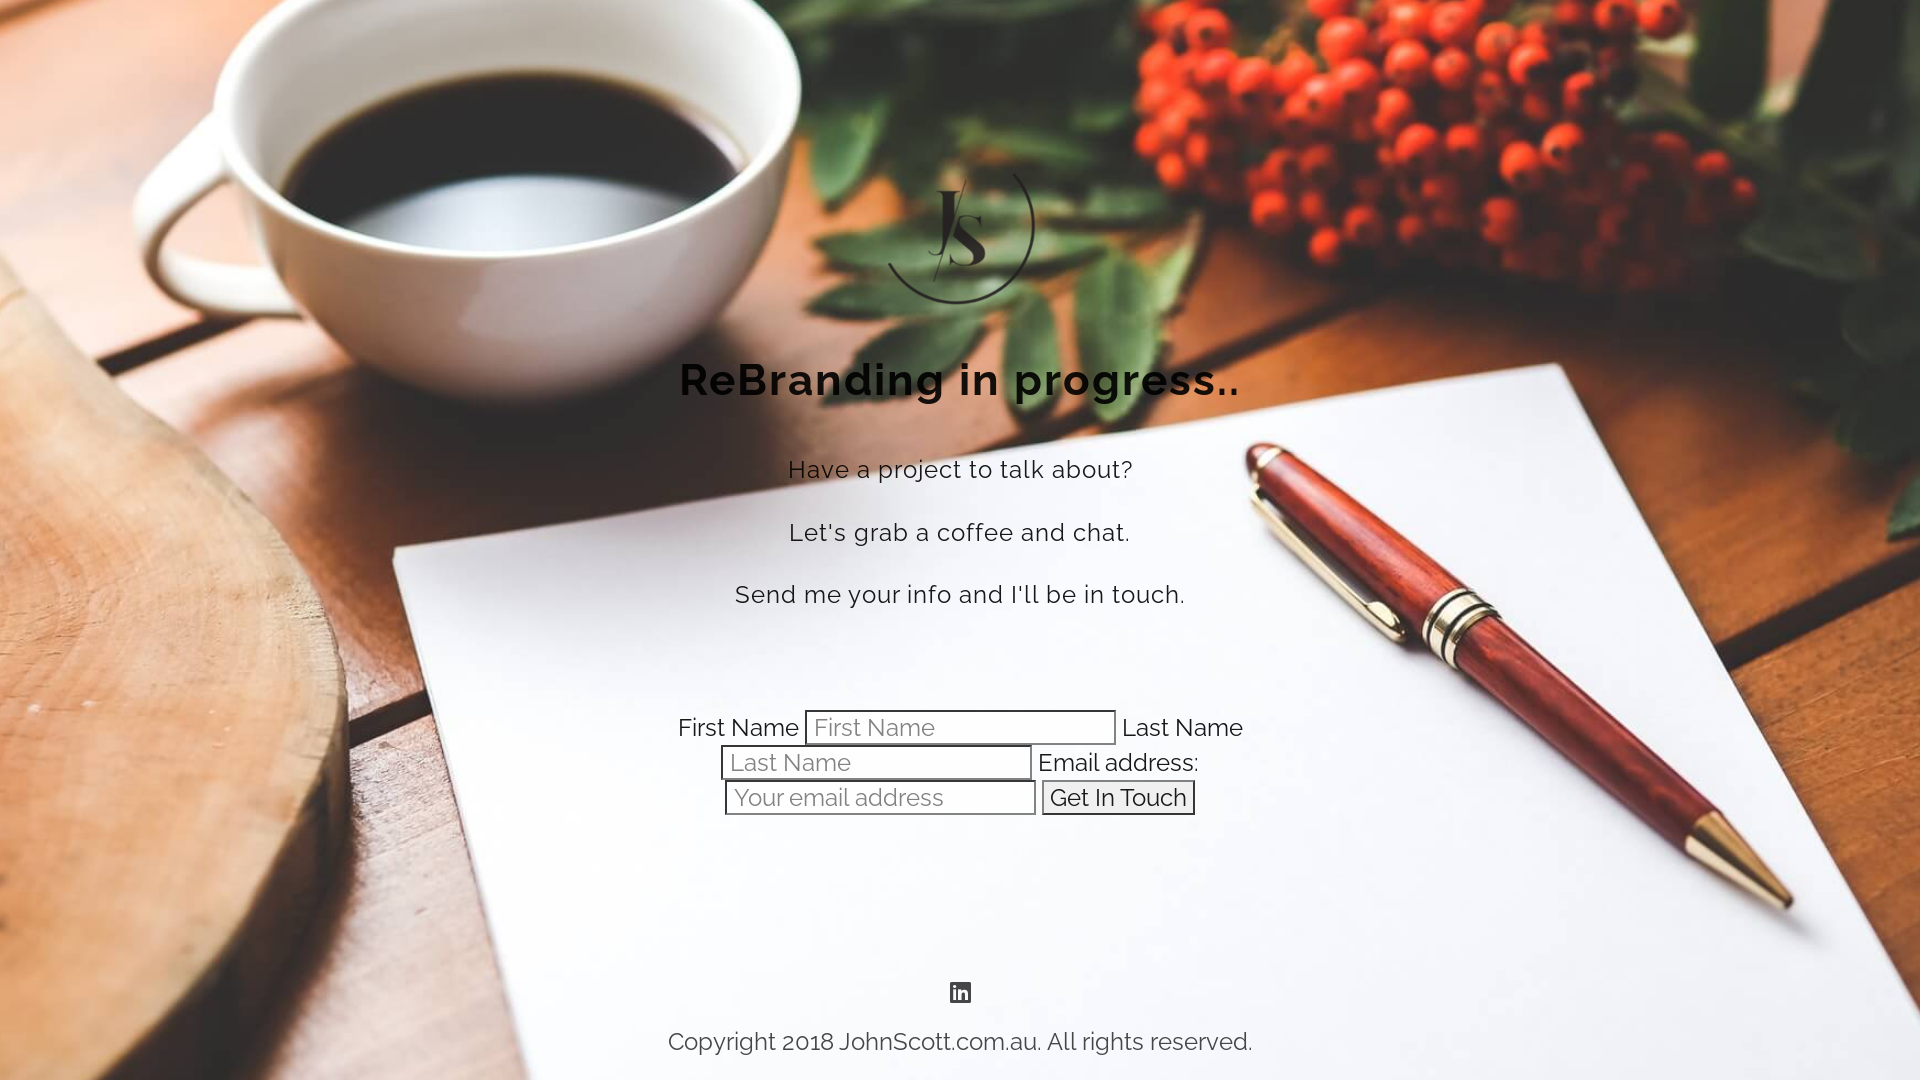 Image resolution: width=1920 pixels, height=1080 pixels. Describe the element at coordinates (1117, 796) in the screenshot. I see `'Get In Touch'` at that location.